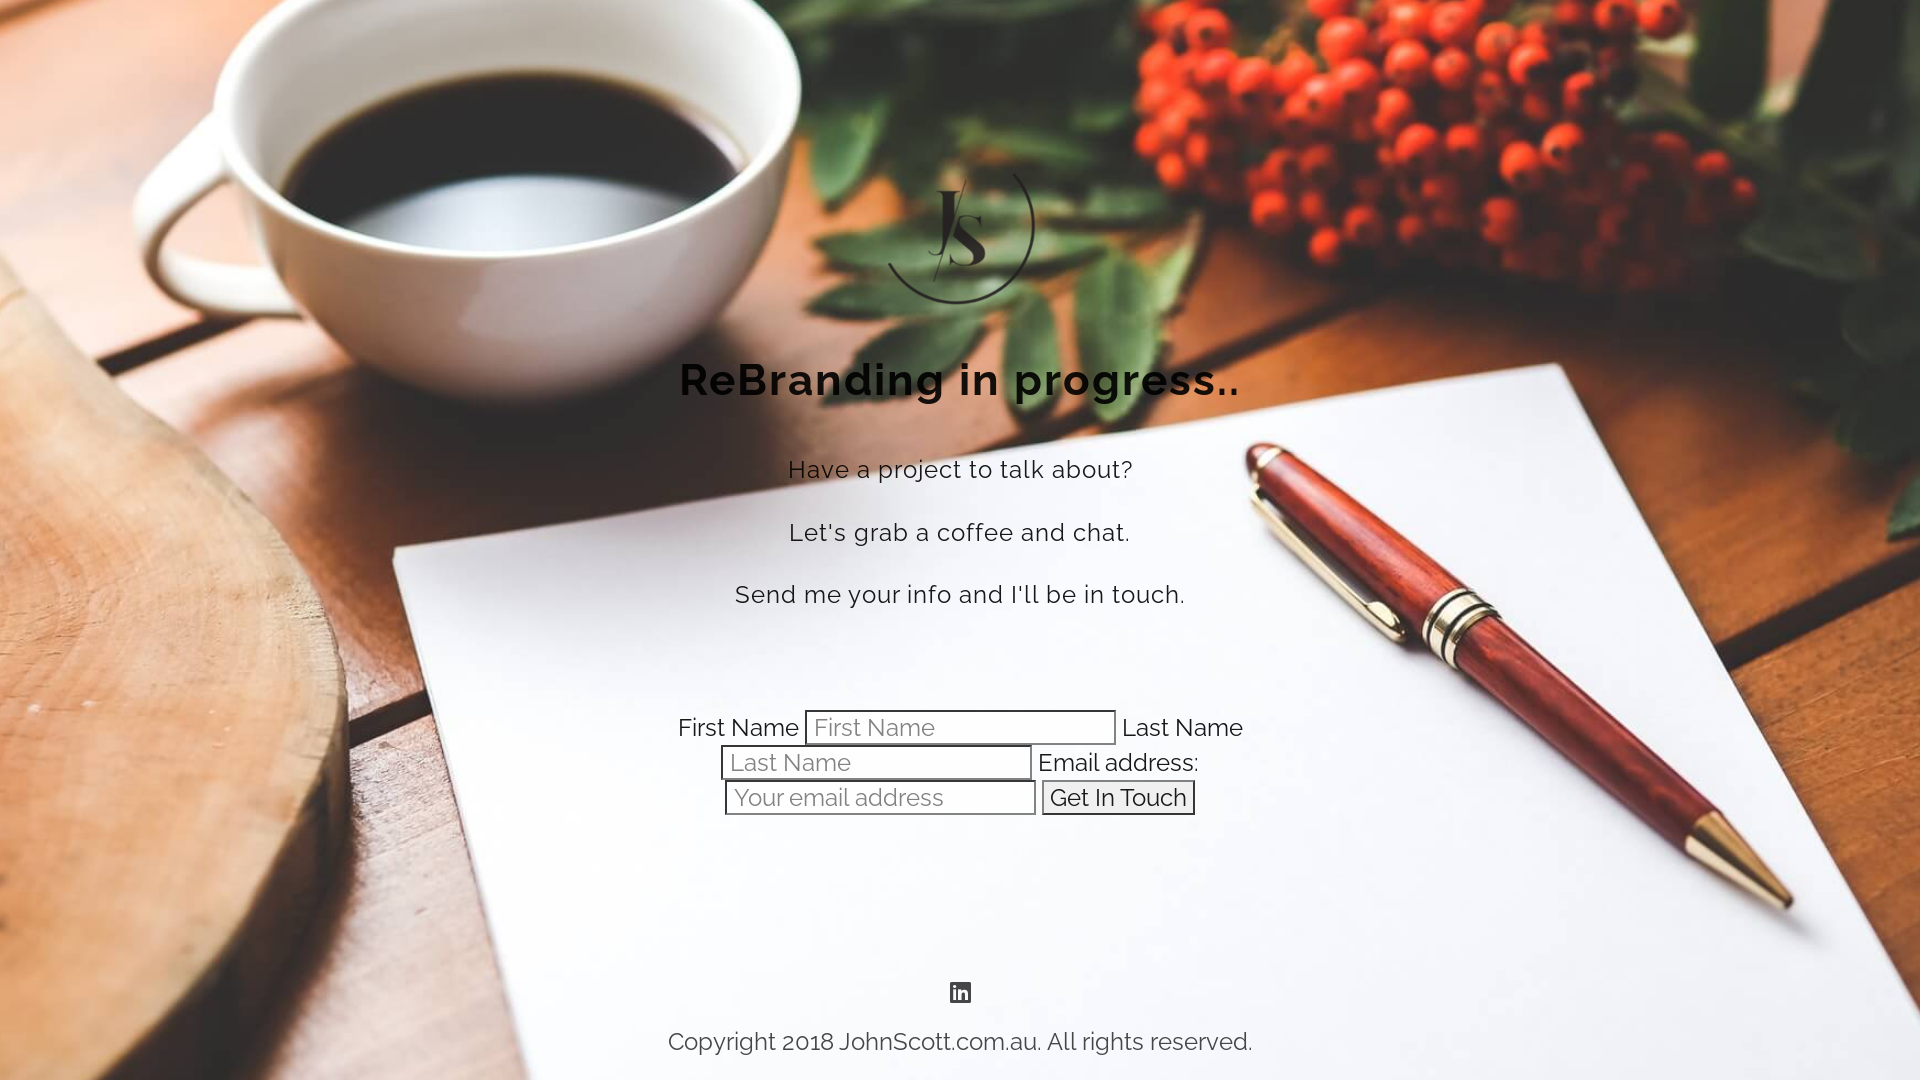 Image resolution: width=1920 pixels, height=1080 pixels. Describe the element at coordinates (1117, 796) in the screenshot. I see `'Get In Touch'` at that location.